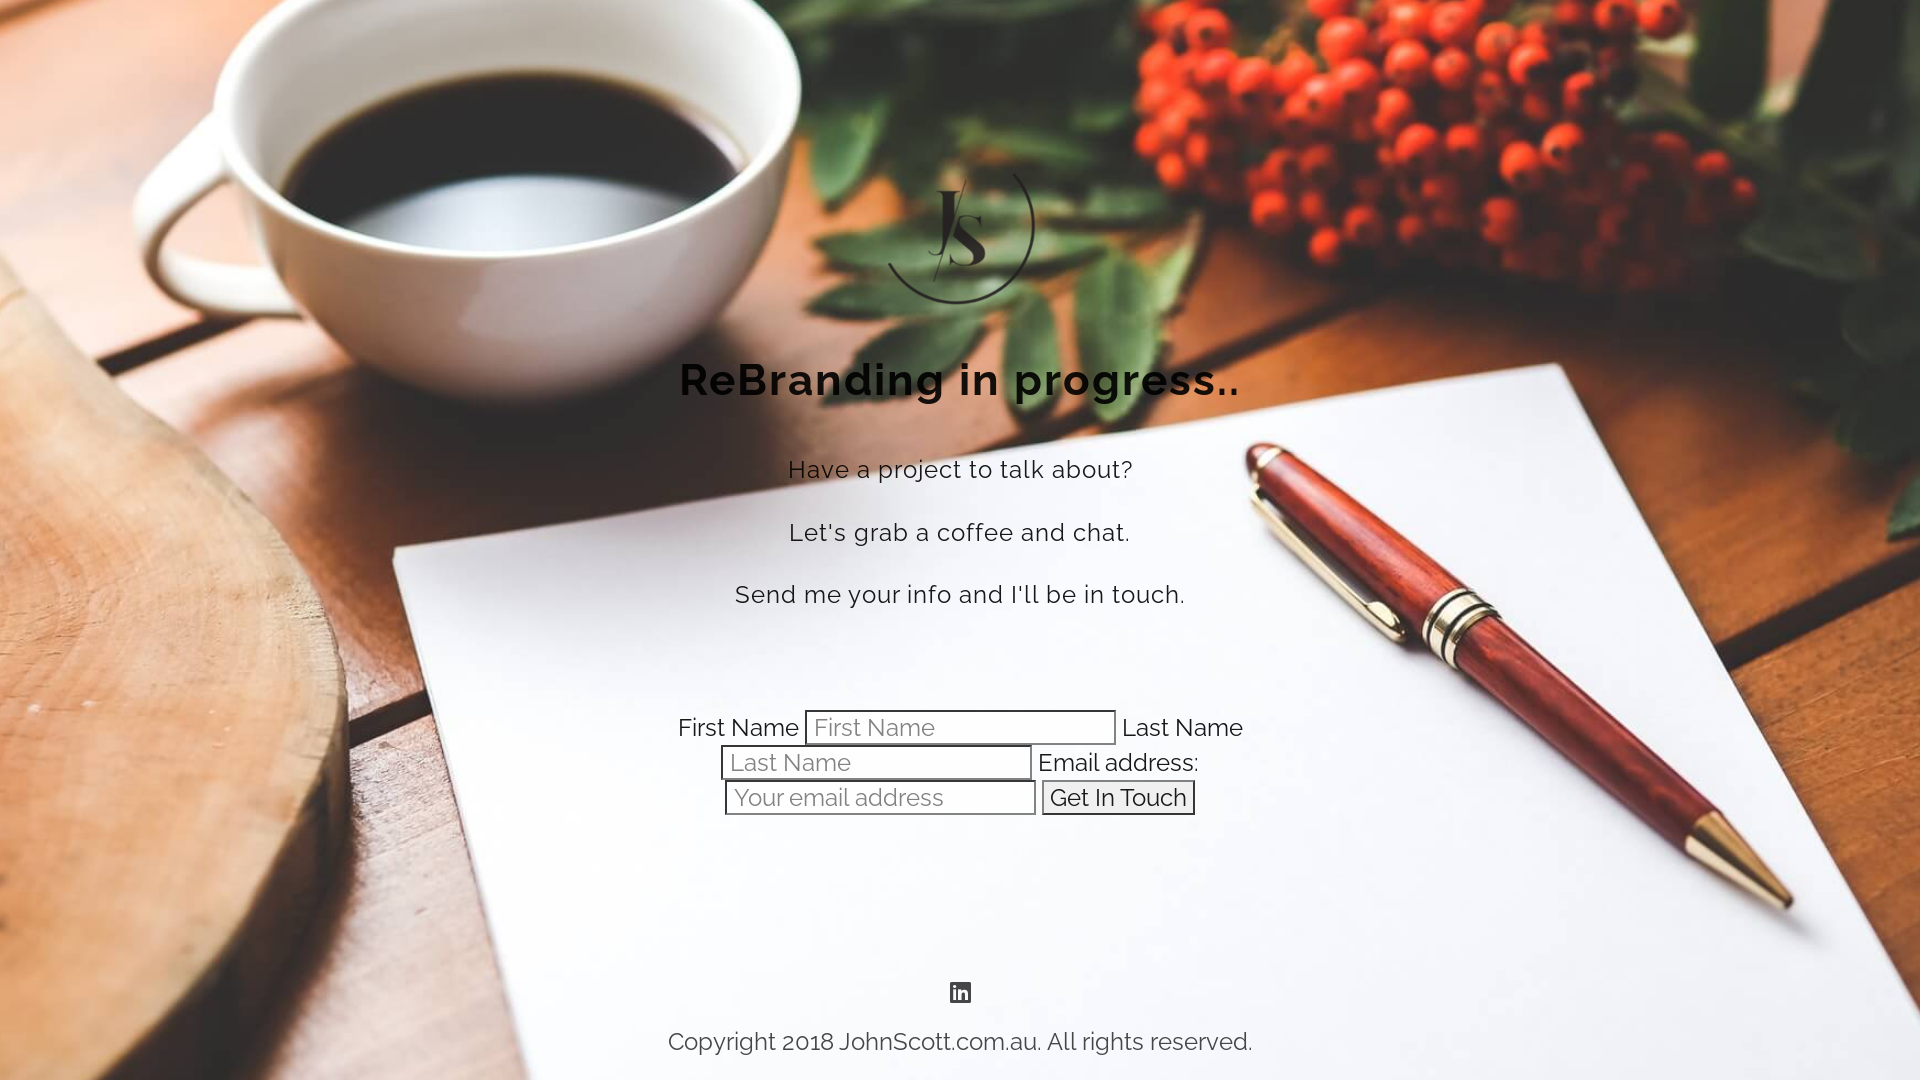 Image resolution: width=1920 pixels, height=1080 pixels. Describe the element at coordinates (1117, 796) in the screenshot. I see `'Get In Touch'` at that location.